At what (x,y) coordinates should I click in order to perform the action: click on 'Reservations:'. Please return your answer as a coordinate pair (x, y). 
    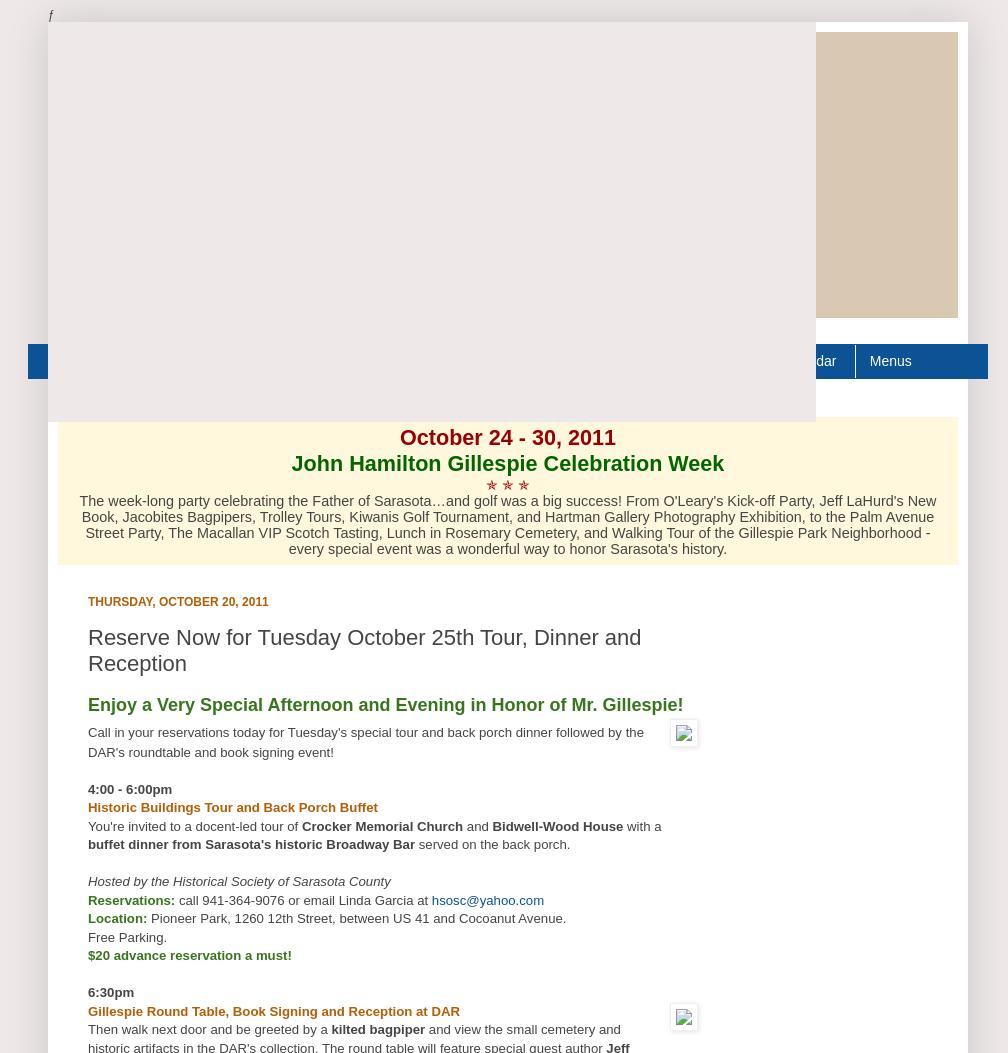
    Looking at the image, I should click on (131, 899).